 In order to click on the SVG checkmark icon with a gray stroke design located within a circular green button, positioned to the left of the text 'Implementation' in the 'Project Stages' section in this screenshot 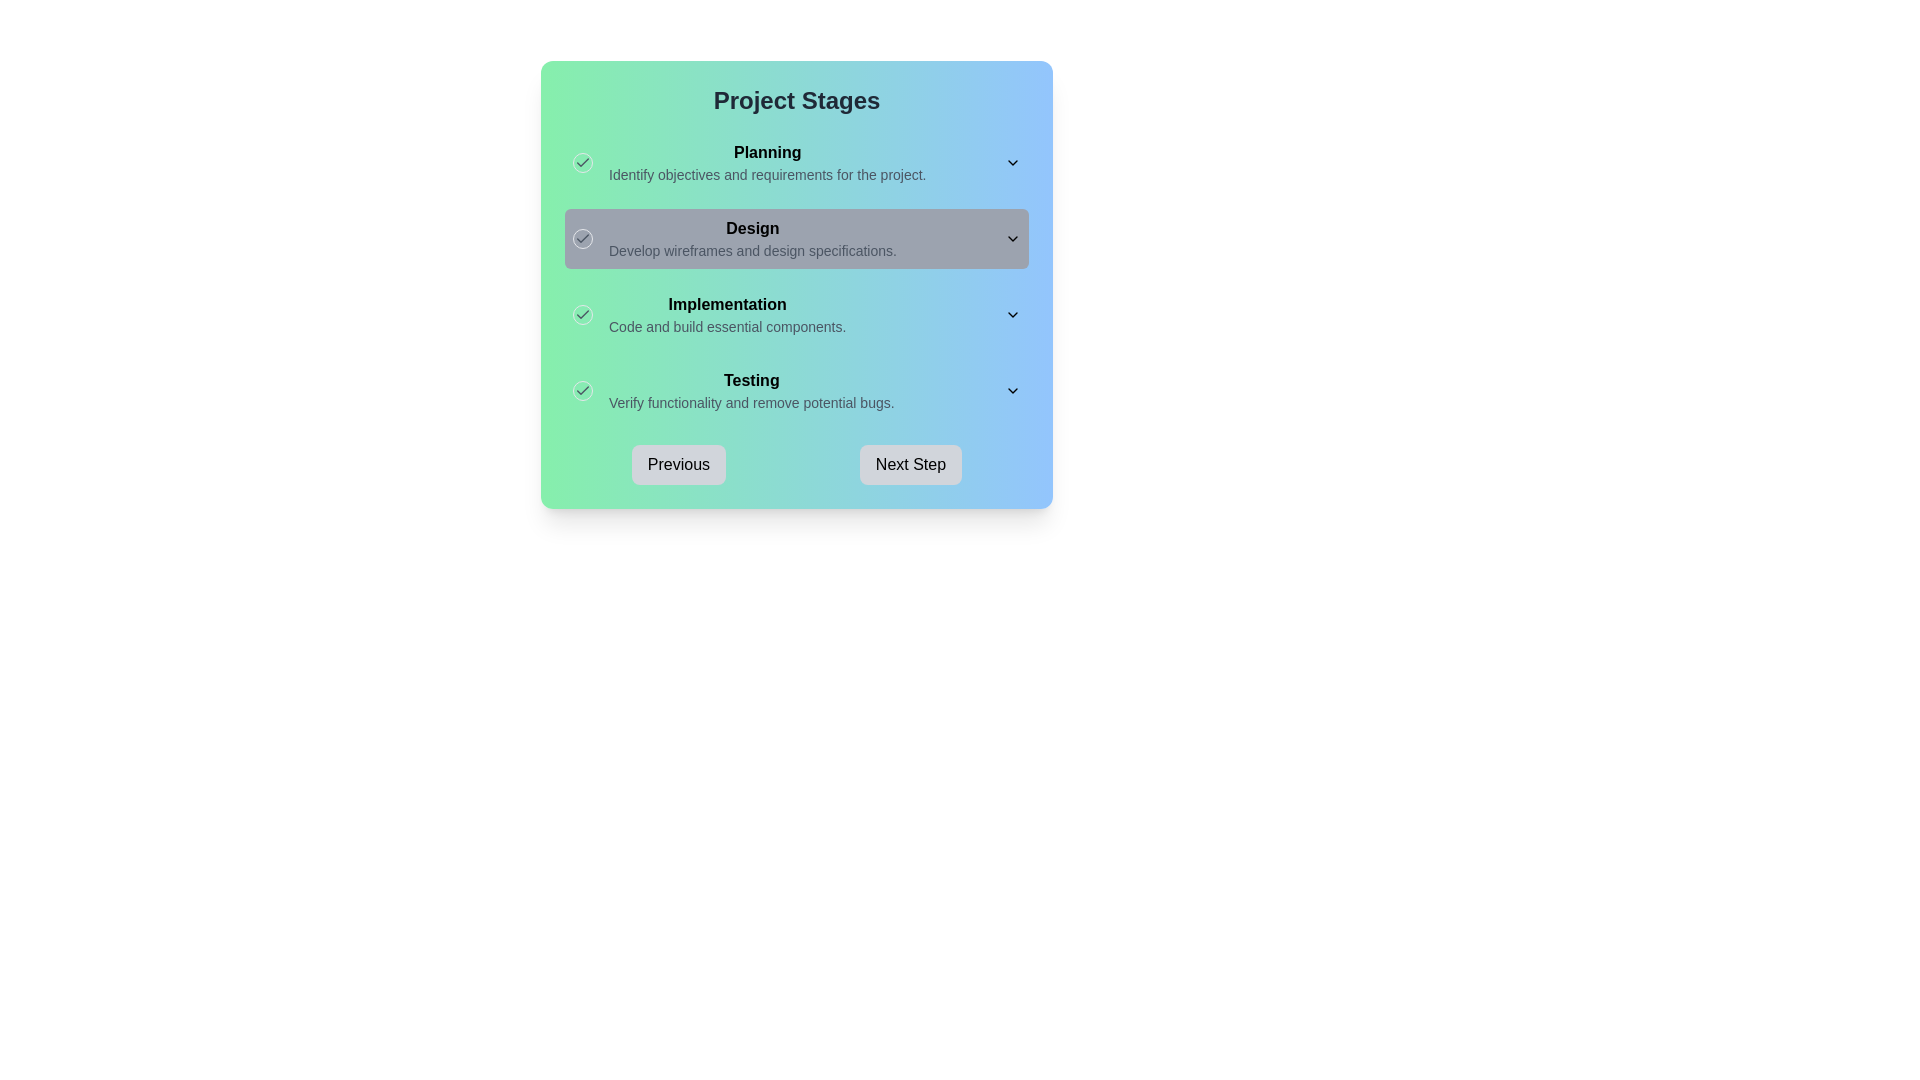, I will do `click(581, 315)`.